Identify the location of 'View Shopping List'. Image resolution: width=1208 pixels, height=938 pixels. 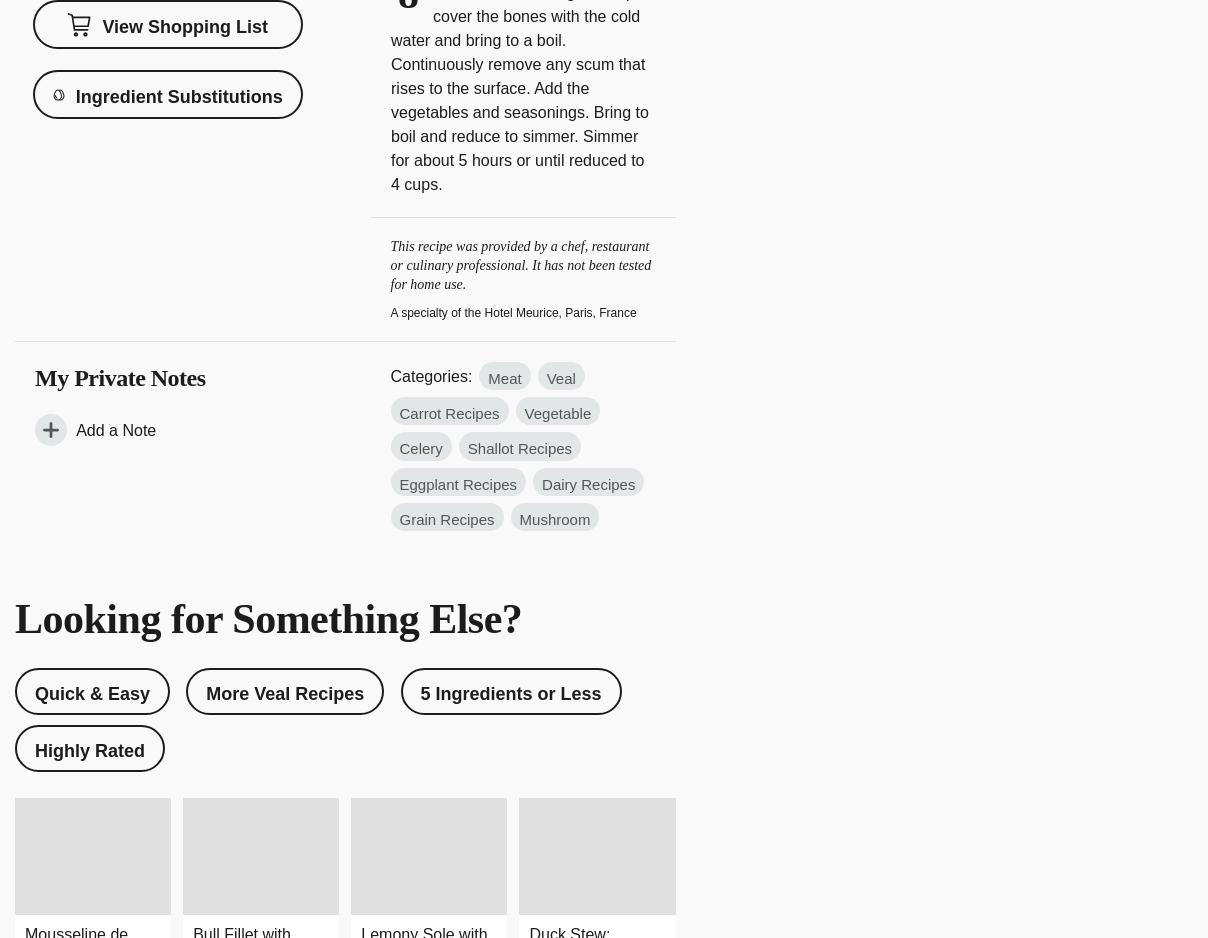
(184, 27).